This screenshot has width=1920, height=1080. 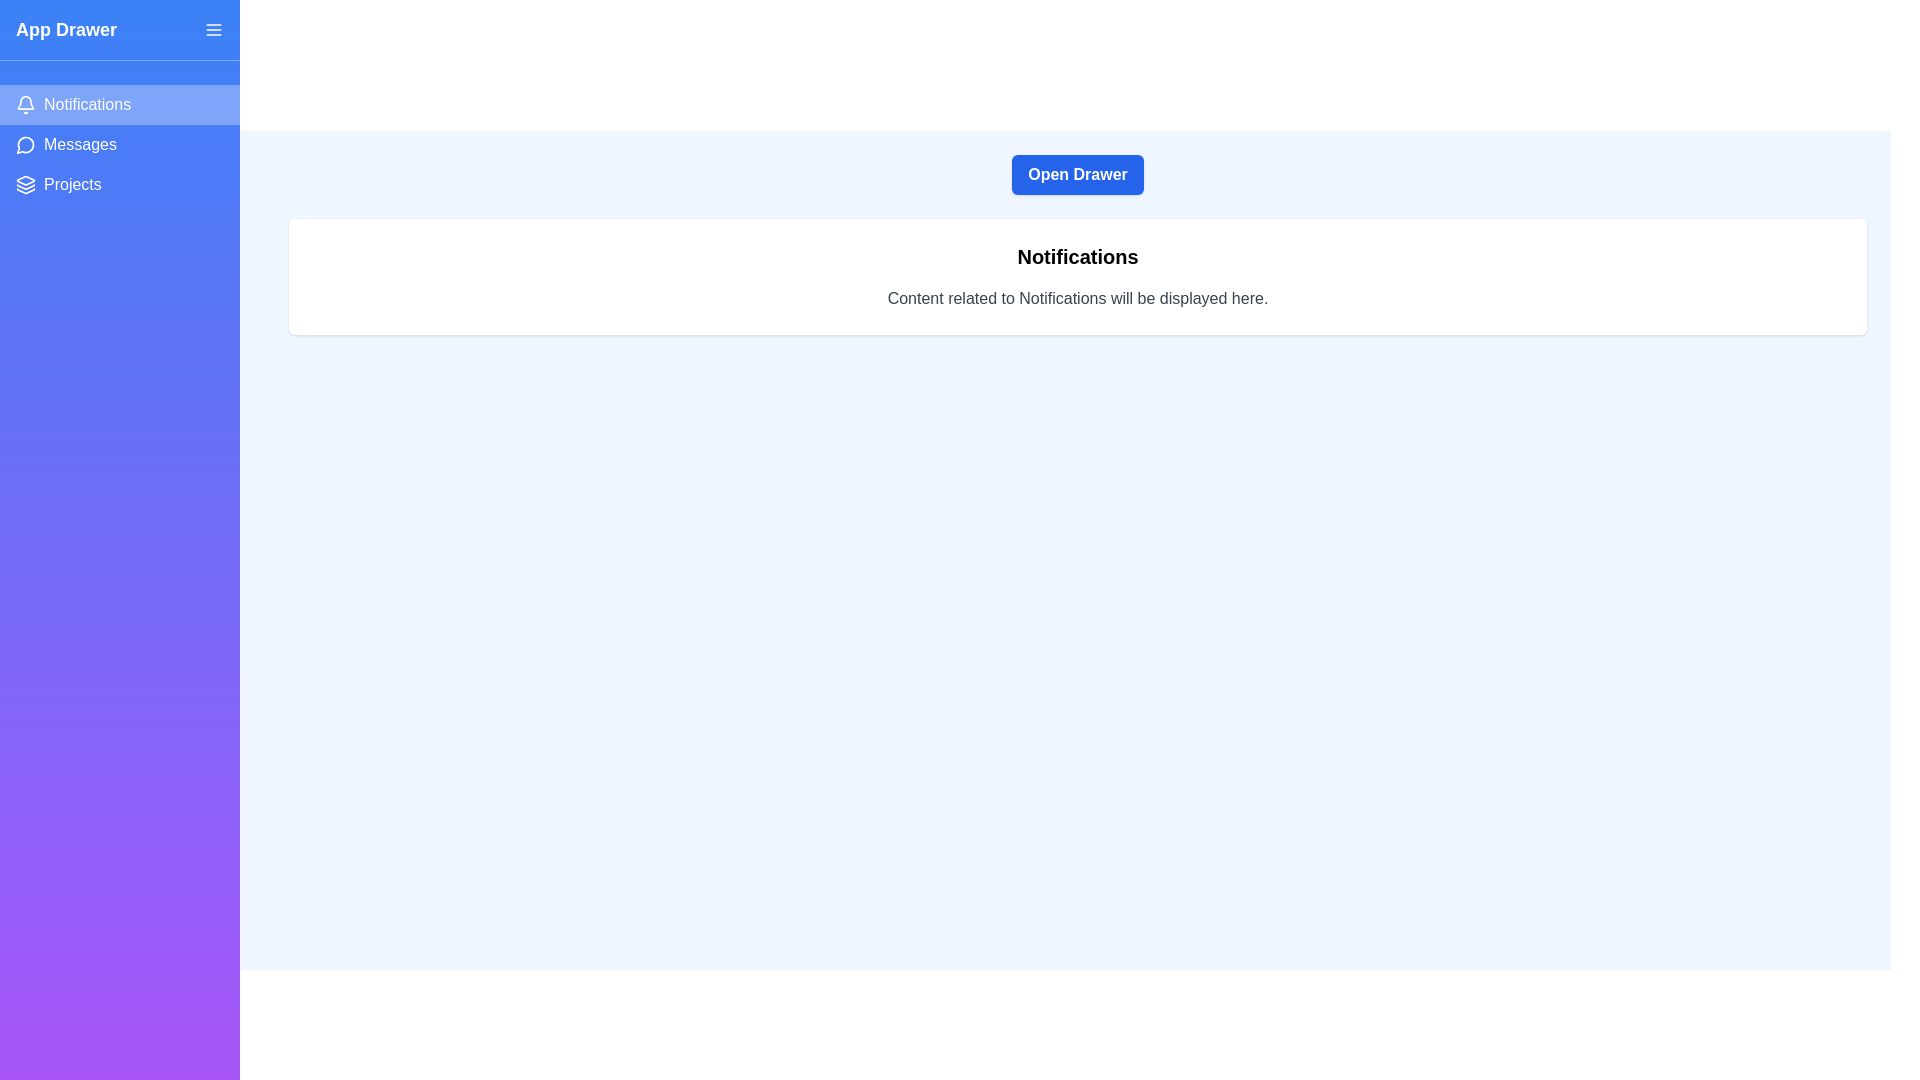 I want to click on the sidebar option Notifications, so click(x=119, y=104).